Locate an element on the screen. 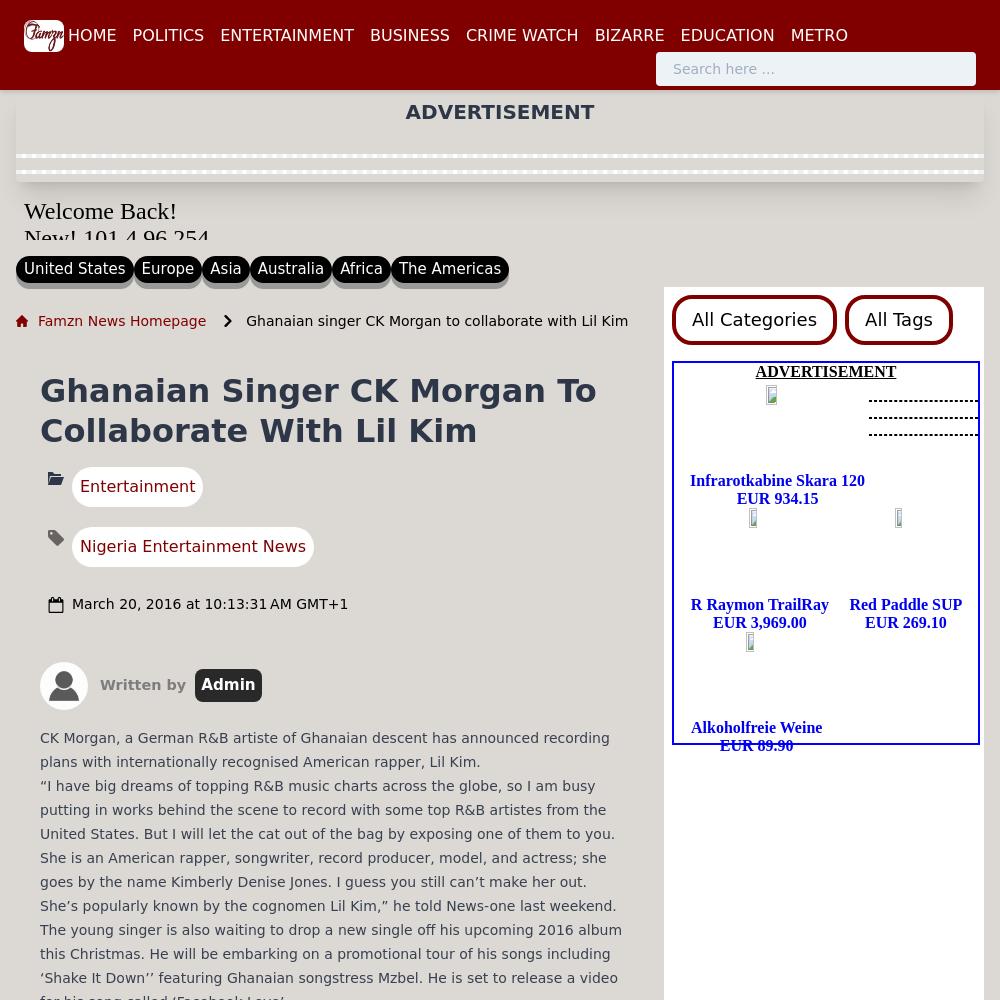 Image resolution: width=1000 pixels, height=1000 pixels. 'All Categories' is located at coordinates (754, 317).